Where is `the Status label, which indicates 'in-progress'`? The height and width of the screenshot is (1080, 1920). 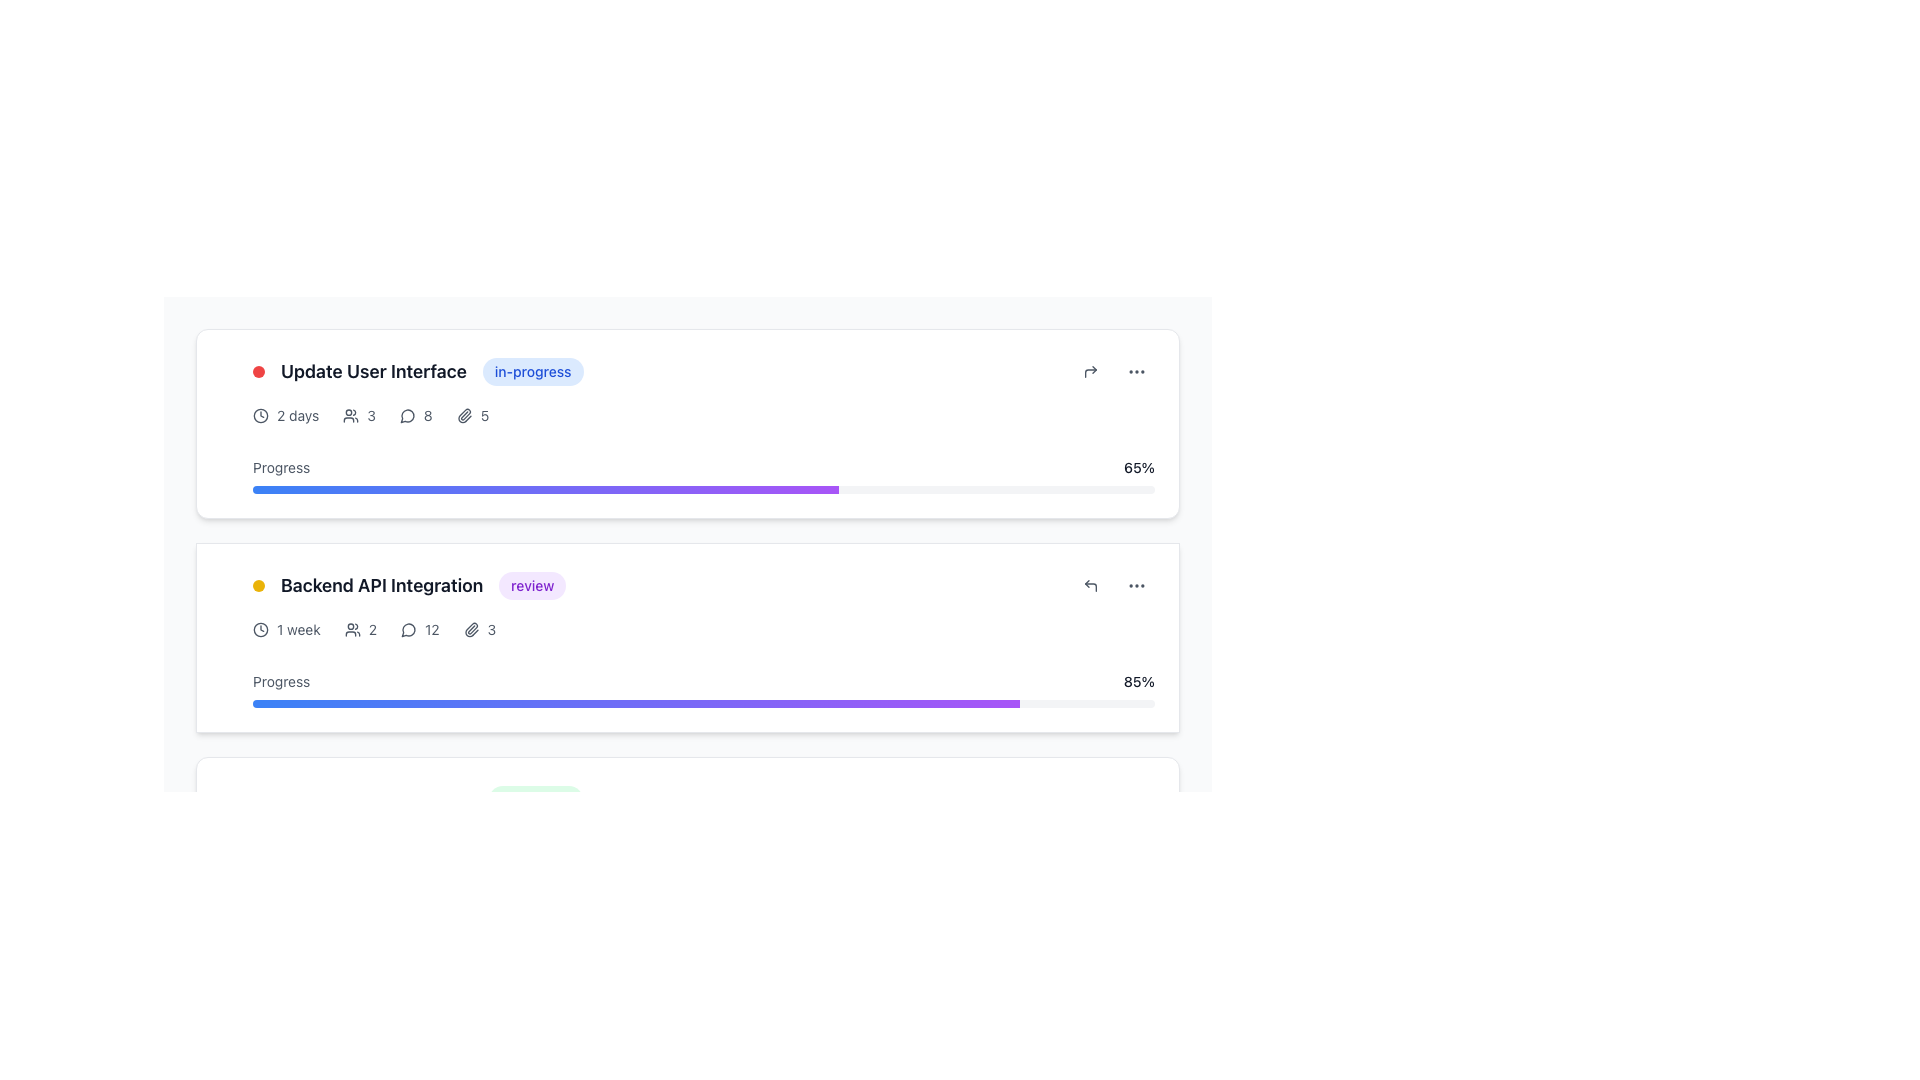
the Status label, which indicates 'in-progress' is located at coordinates (533, 371).